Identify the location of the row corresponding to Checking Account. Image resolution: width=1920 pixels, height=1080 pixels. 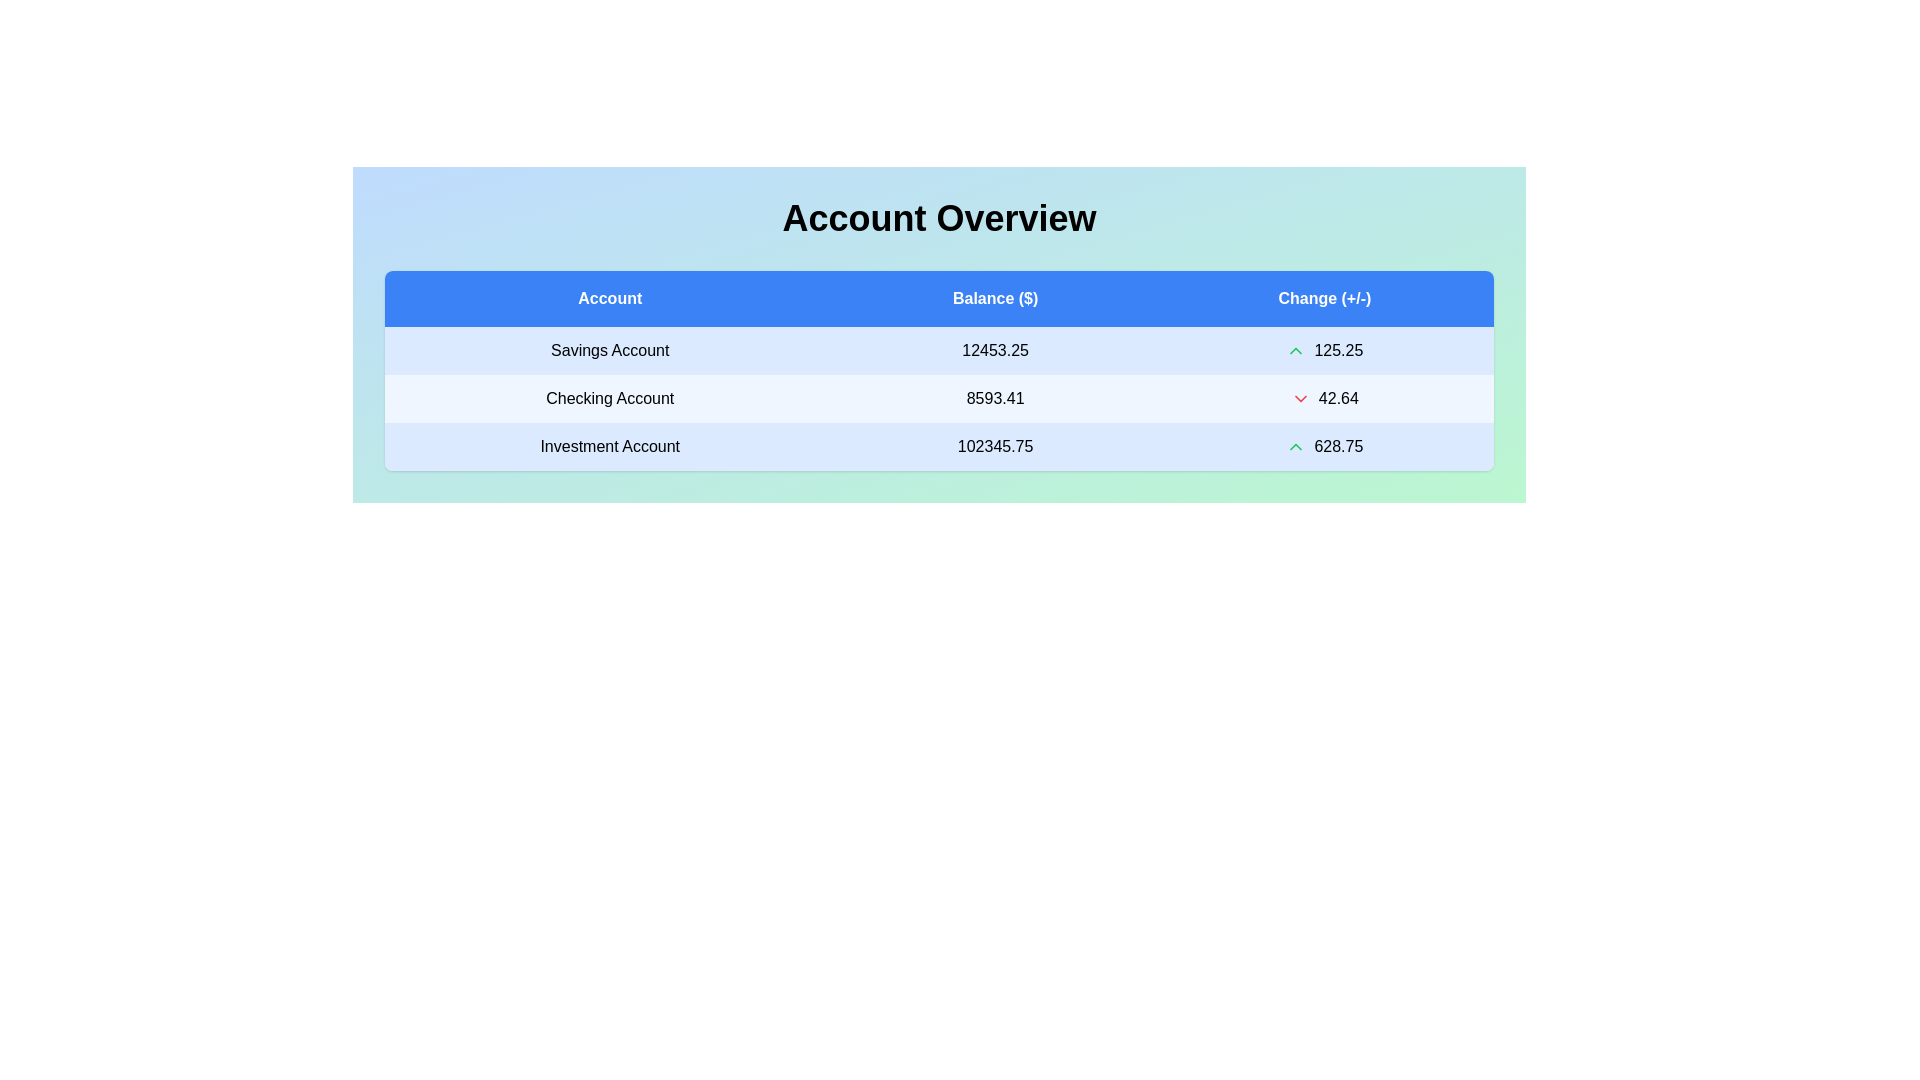
(938, 398).